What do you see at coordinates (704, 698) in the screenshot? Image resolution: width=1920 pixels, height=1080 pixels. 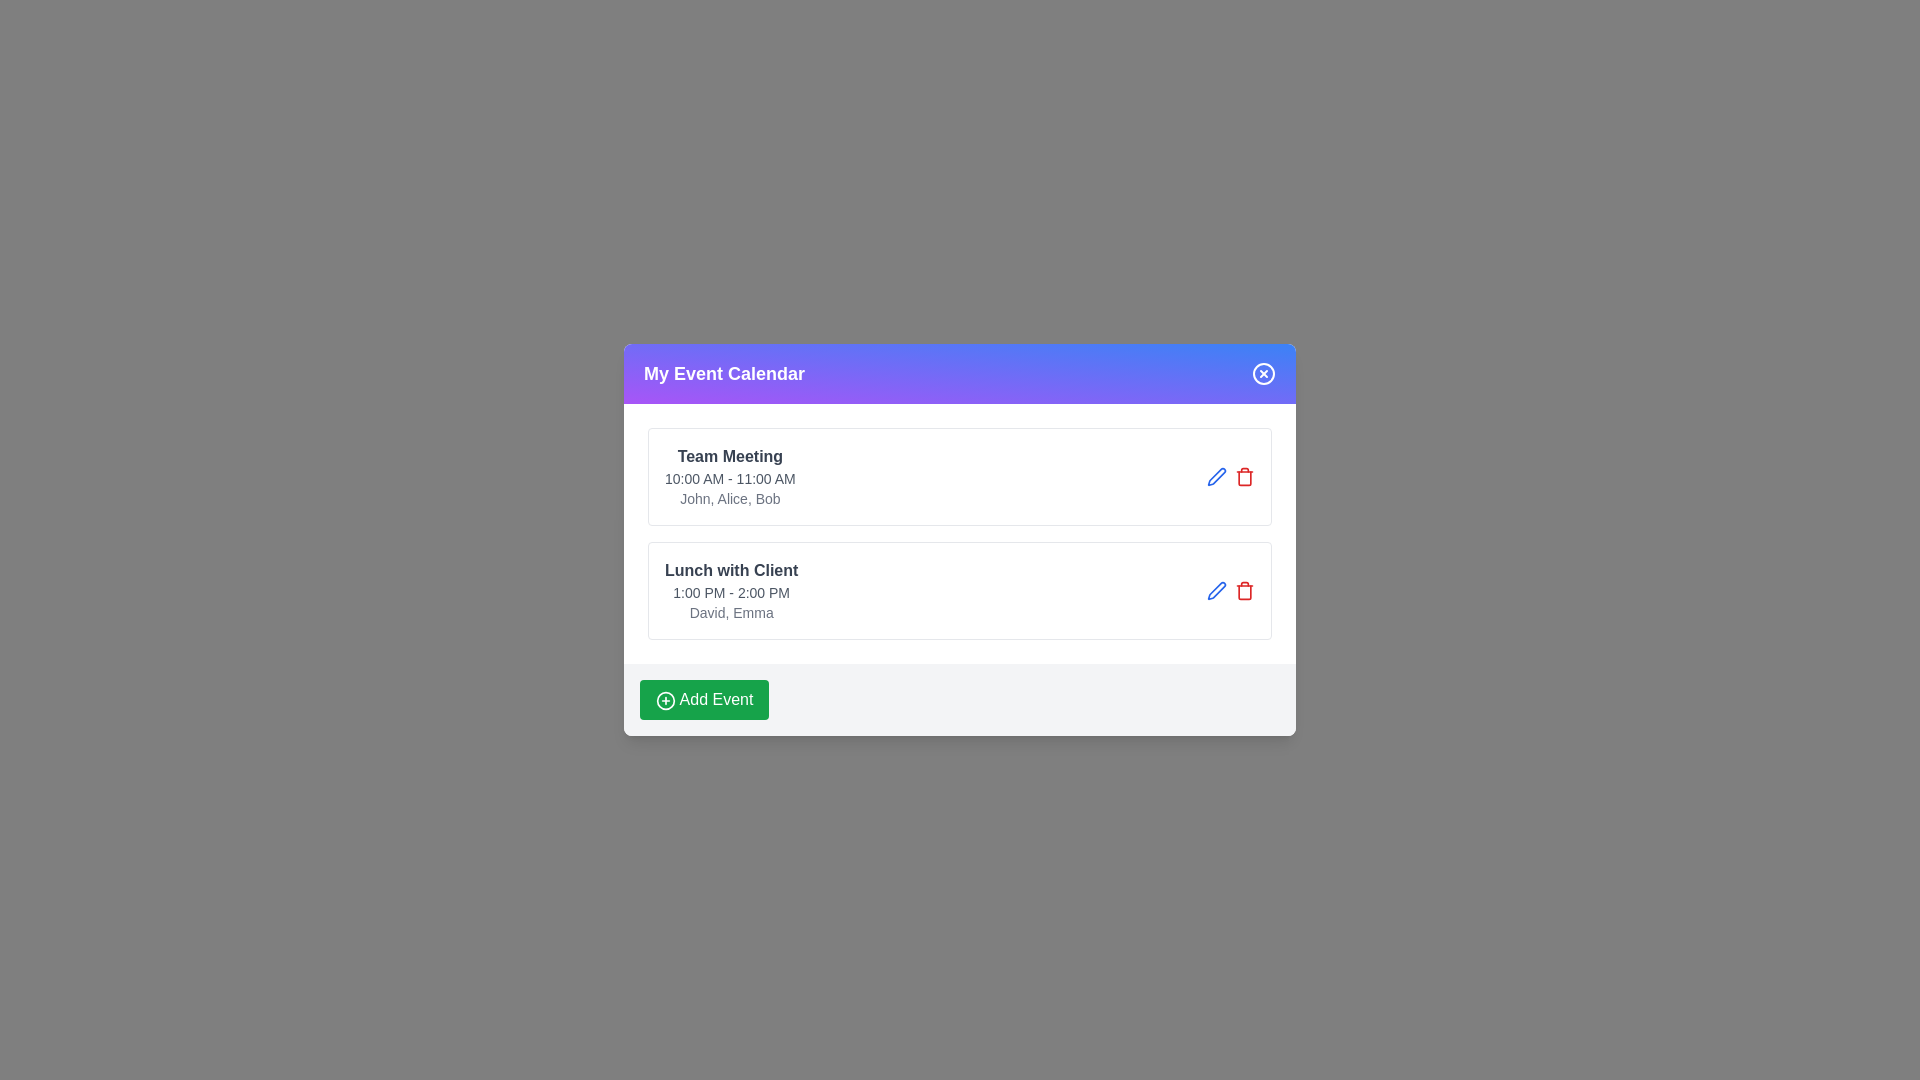 I see `the green 'Add Event' button with rounded edges, which contains white text and an icon` at bounding box center [704, 698].